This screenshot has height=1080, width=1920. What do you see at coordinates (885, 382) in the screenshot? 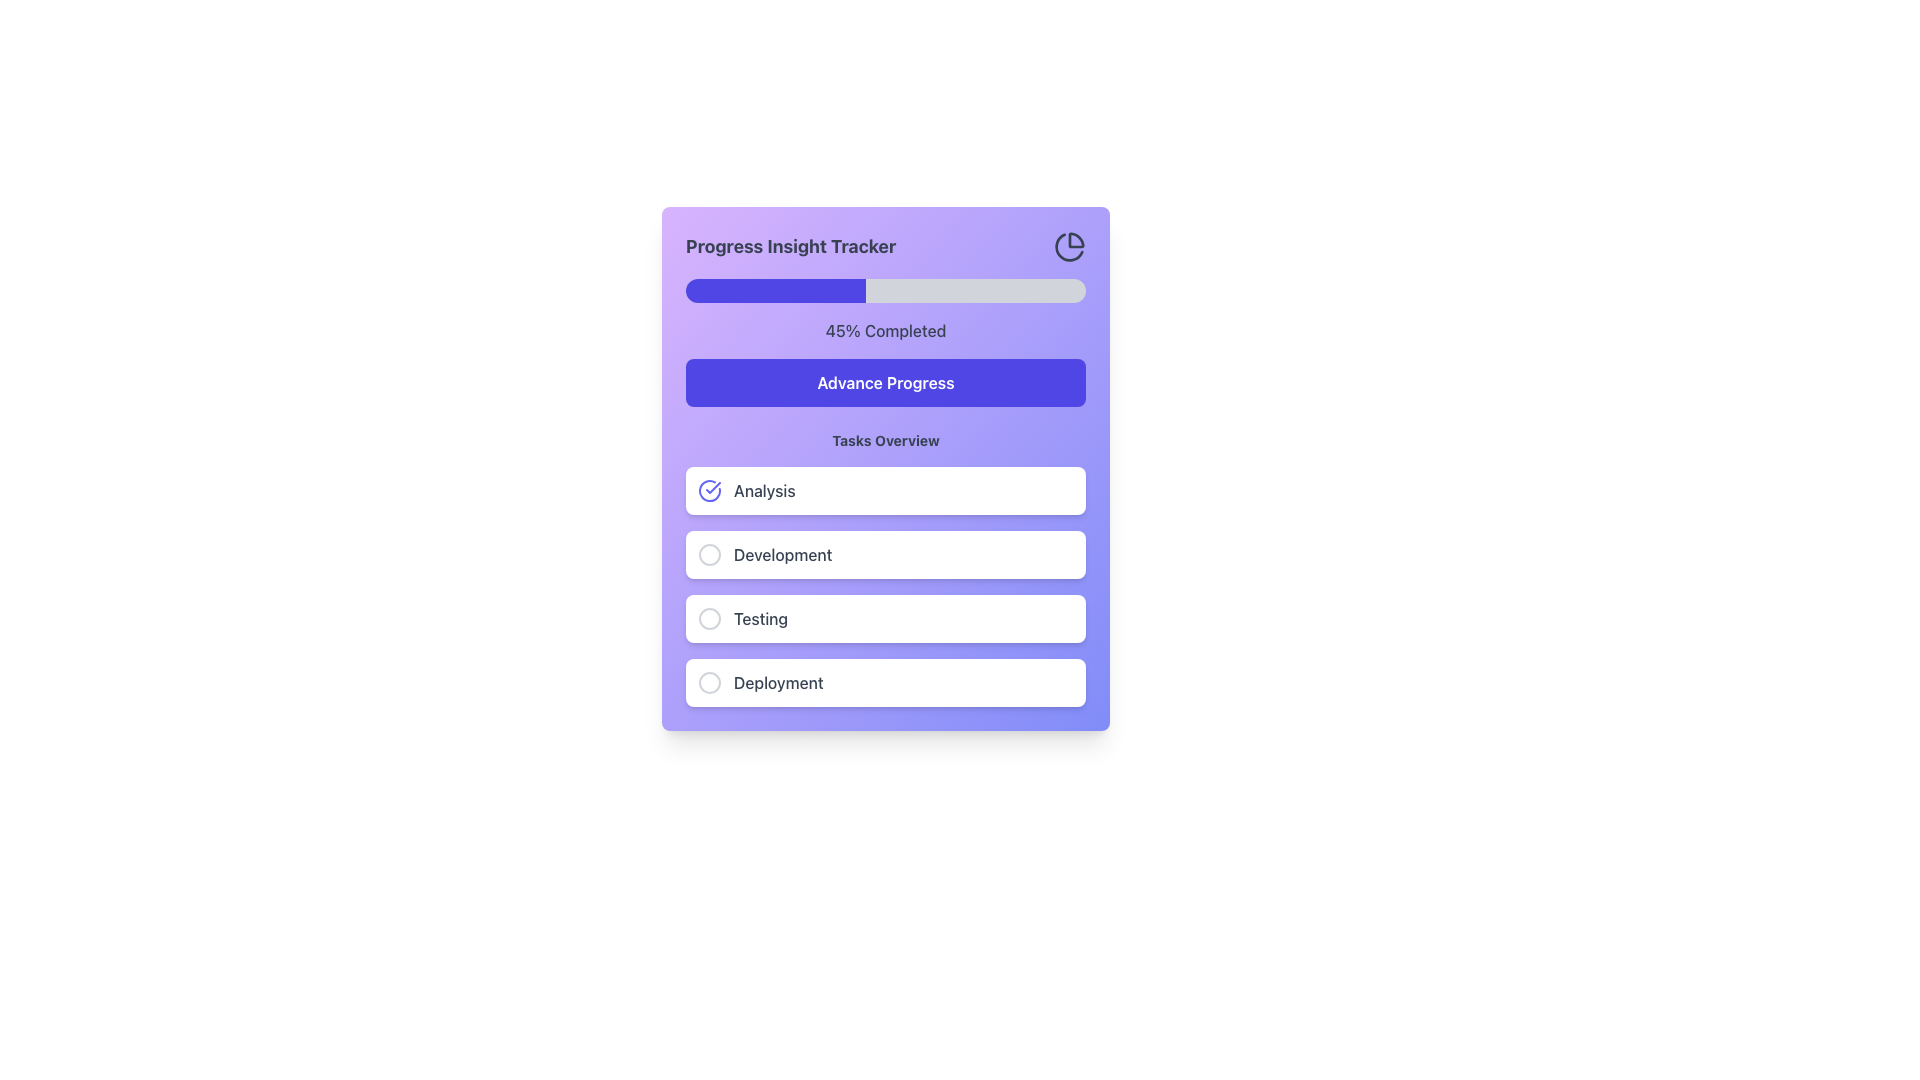
I see `the button labeled 'Advance Progress' with a purple background located within the 'Progress Insight Tracker' card` at bounding box center [885, 382].